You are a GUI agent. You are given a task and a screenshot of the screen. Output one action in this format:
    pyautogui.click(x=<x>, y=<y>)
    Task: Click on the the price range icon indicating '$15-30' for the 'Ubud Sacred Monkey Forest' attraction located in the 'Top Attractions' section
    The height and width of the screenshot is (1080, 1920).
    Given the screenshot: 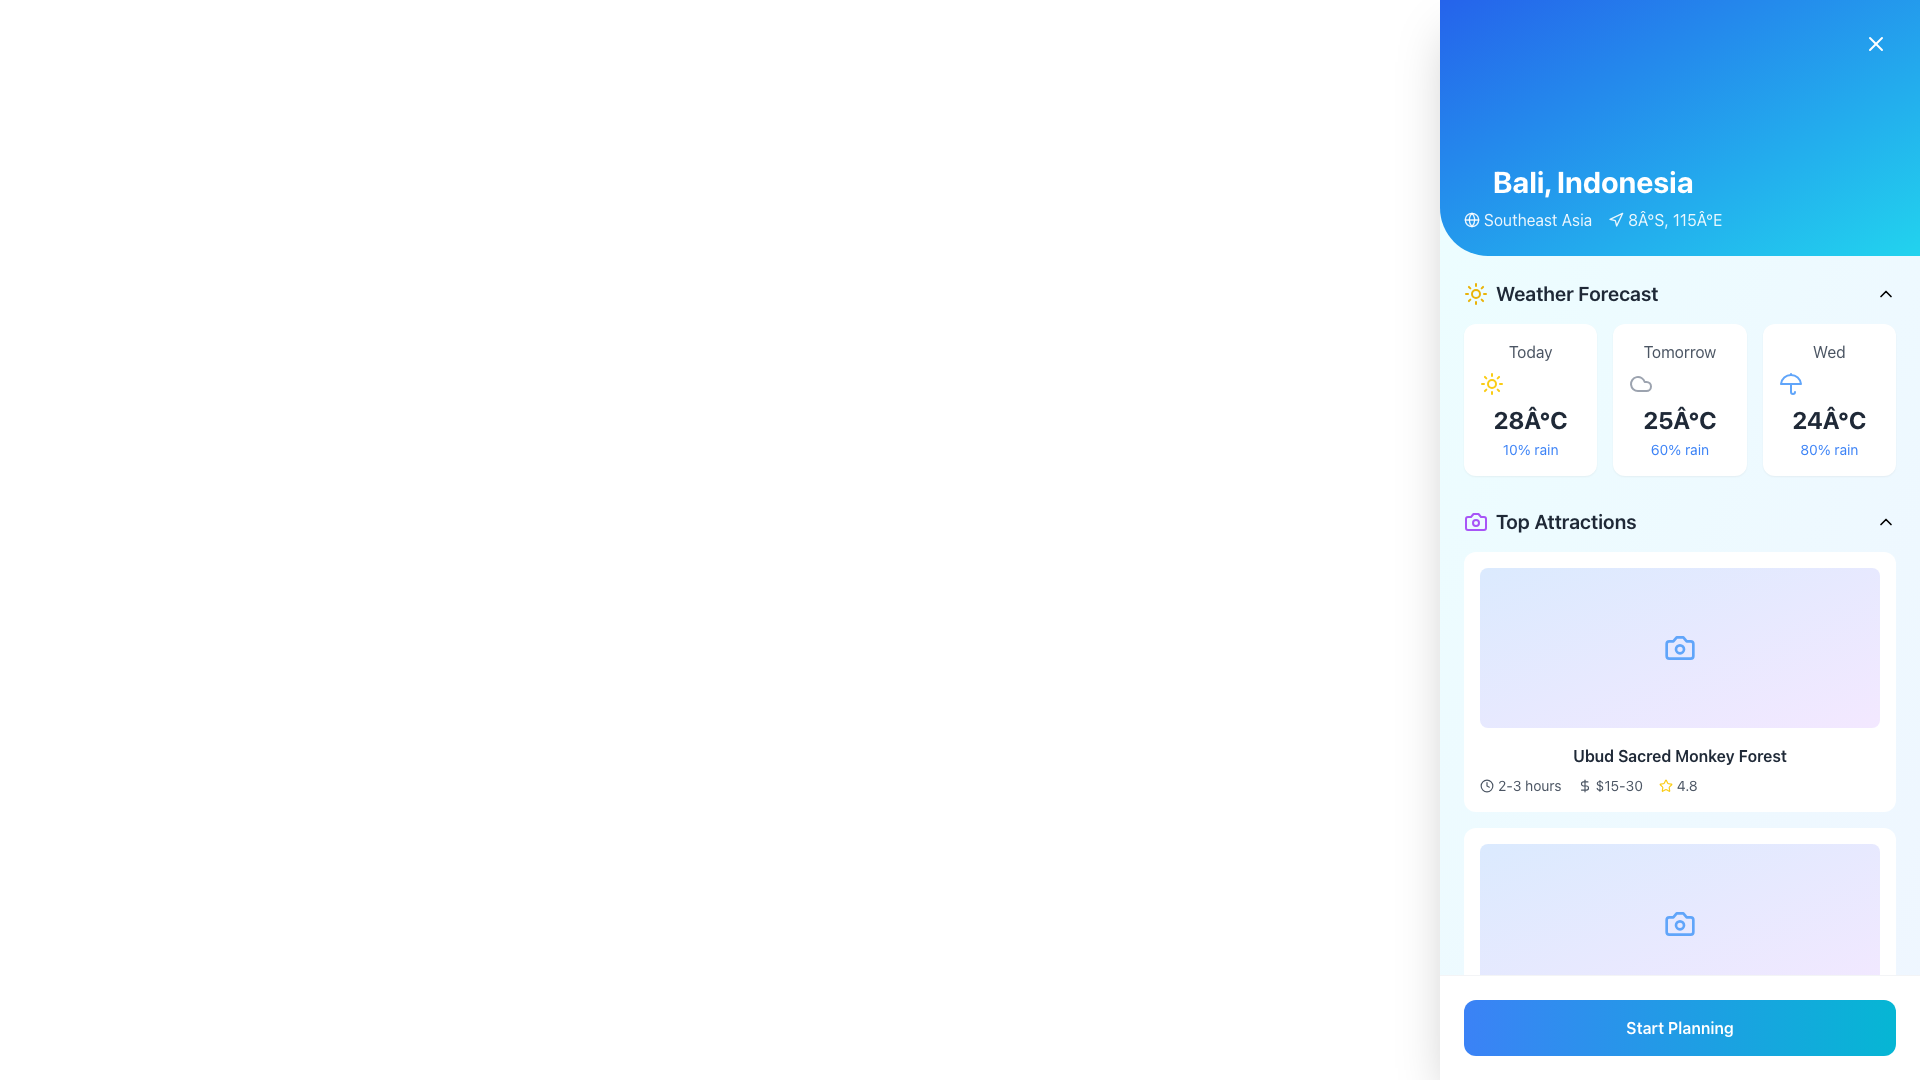 What is the action you would take?
    pyautogui.click(x=1583, y=785)
    